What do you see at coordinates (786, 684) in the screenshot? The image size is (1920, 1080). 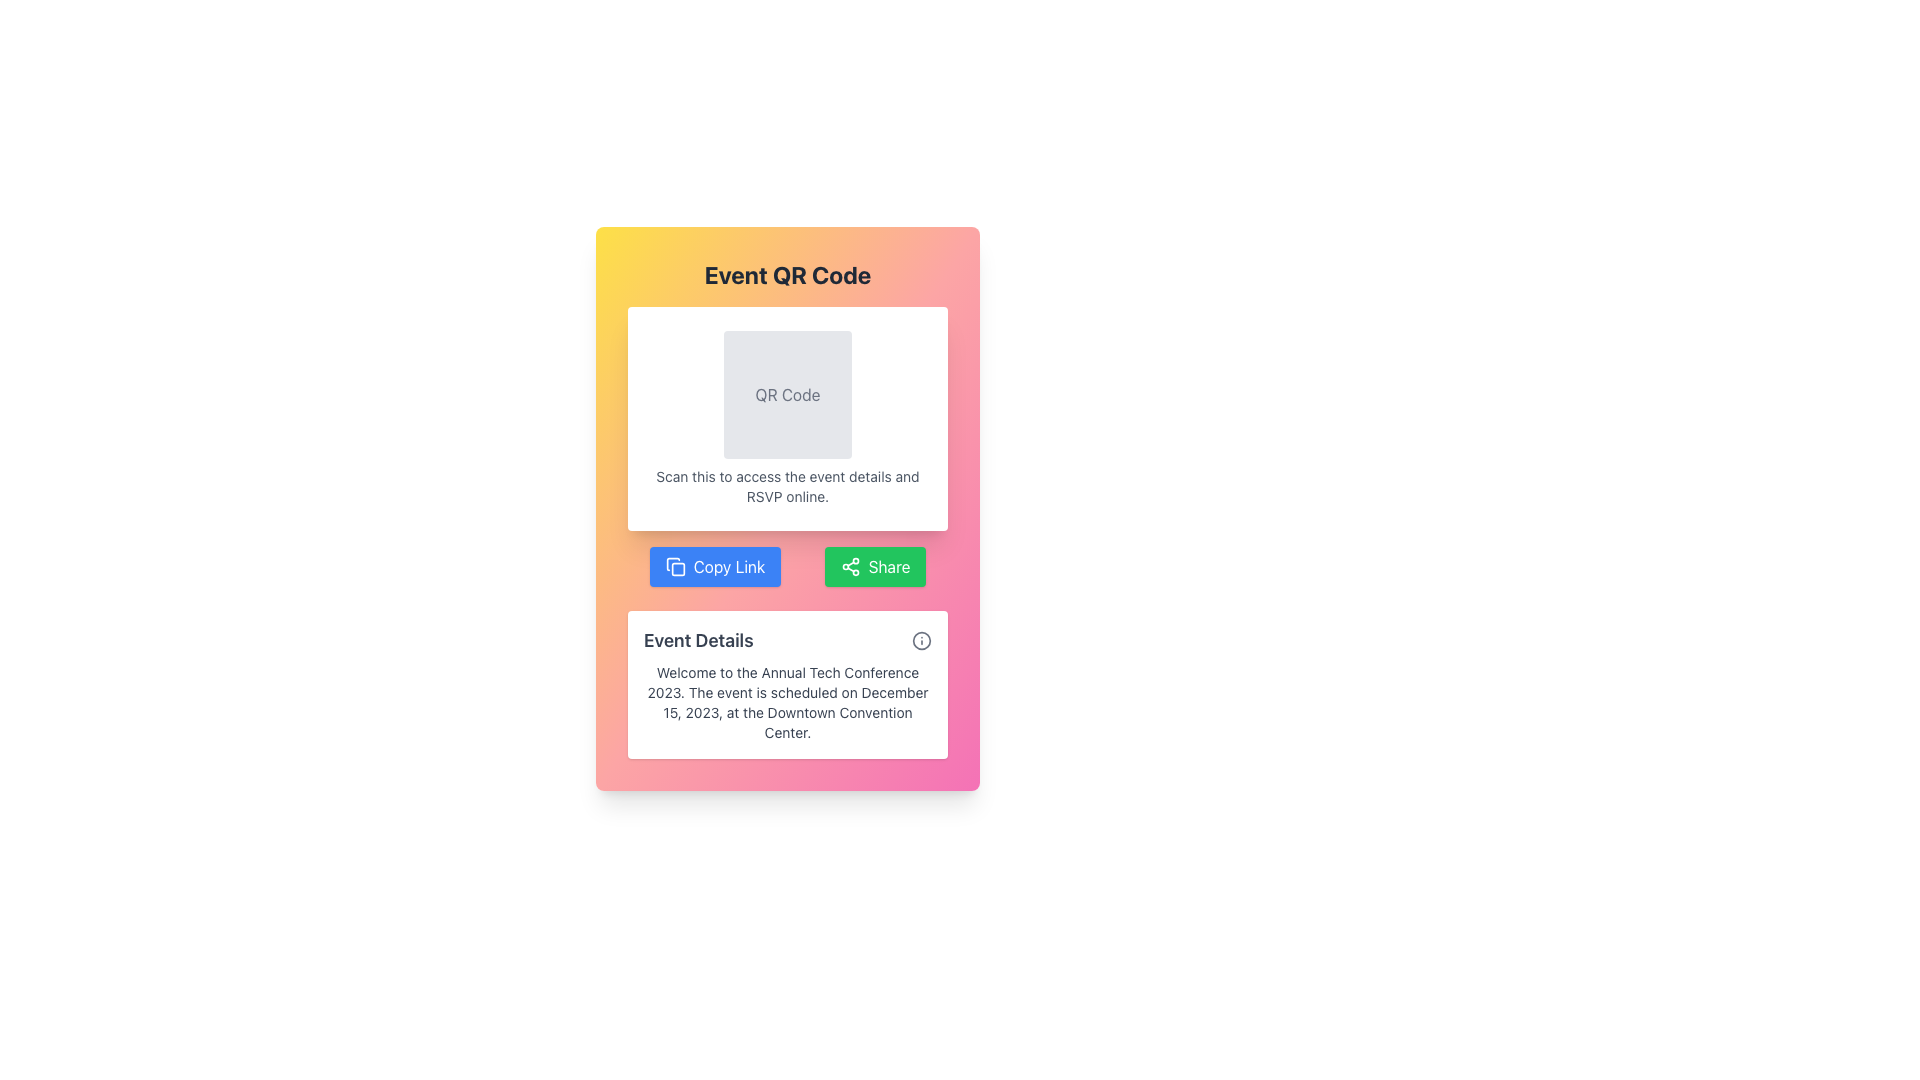 I see `the Informational Text Block that displays event details, containing a heading 'Event Details' styled in bold and a paragraph with the event description, located beneath the 'Copy Link' and 'Share' buttons` at bounding box center [786, 684].